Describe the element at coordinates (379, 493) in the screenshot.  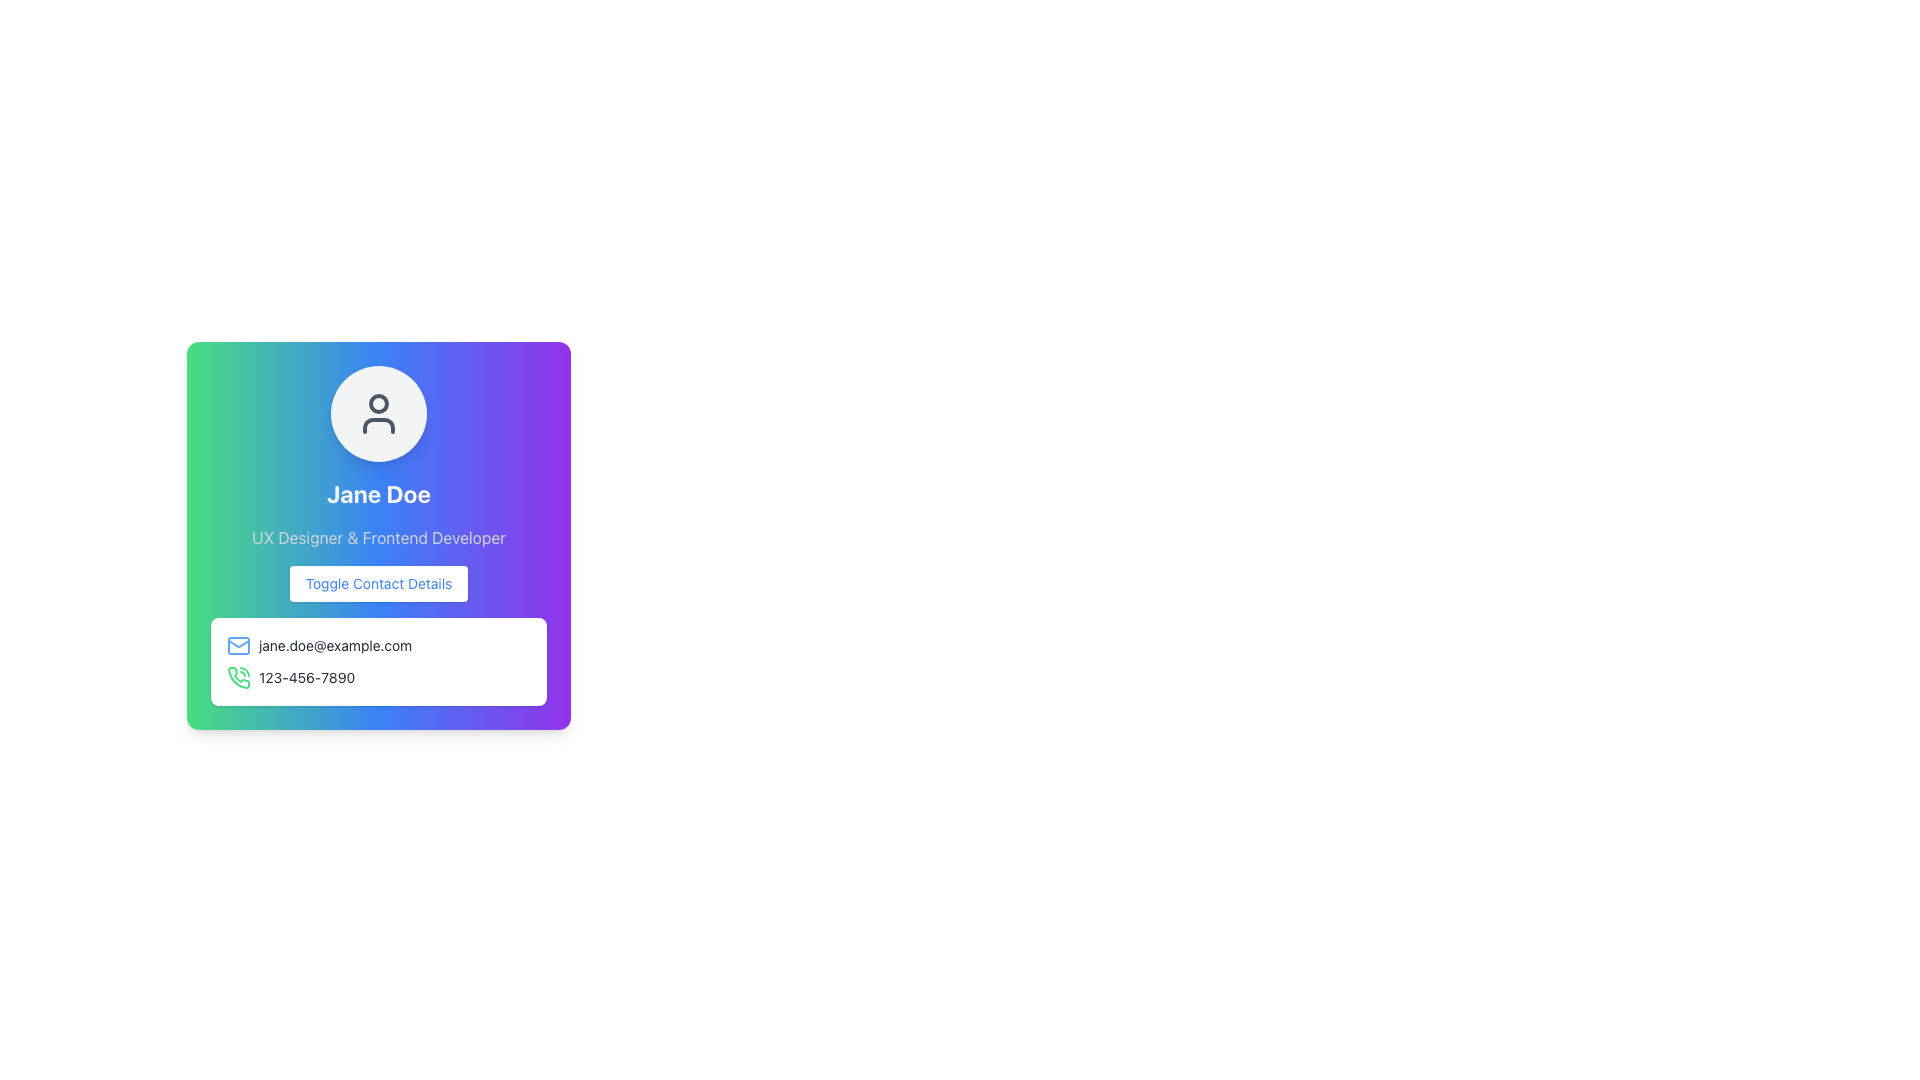
I see `the text label displaying 'Jane Doe' for accessibility tools` at that location.